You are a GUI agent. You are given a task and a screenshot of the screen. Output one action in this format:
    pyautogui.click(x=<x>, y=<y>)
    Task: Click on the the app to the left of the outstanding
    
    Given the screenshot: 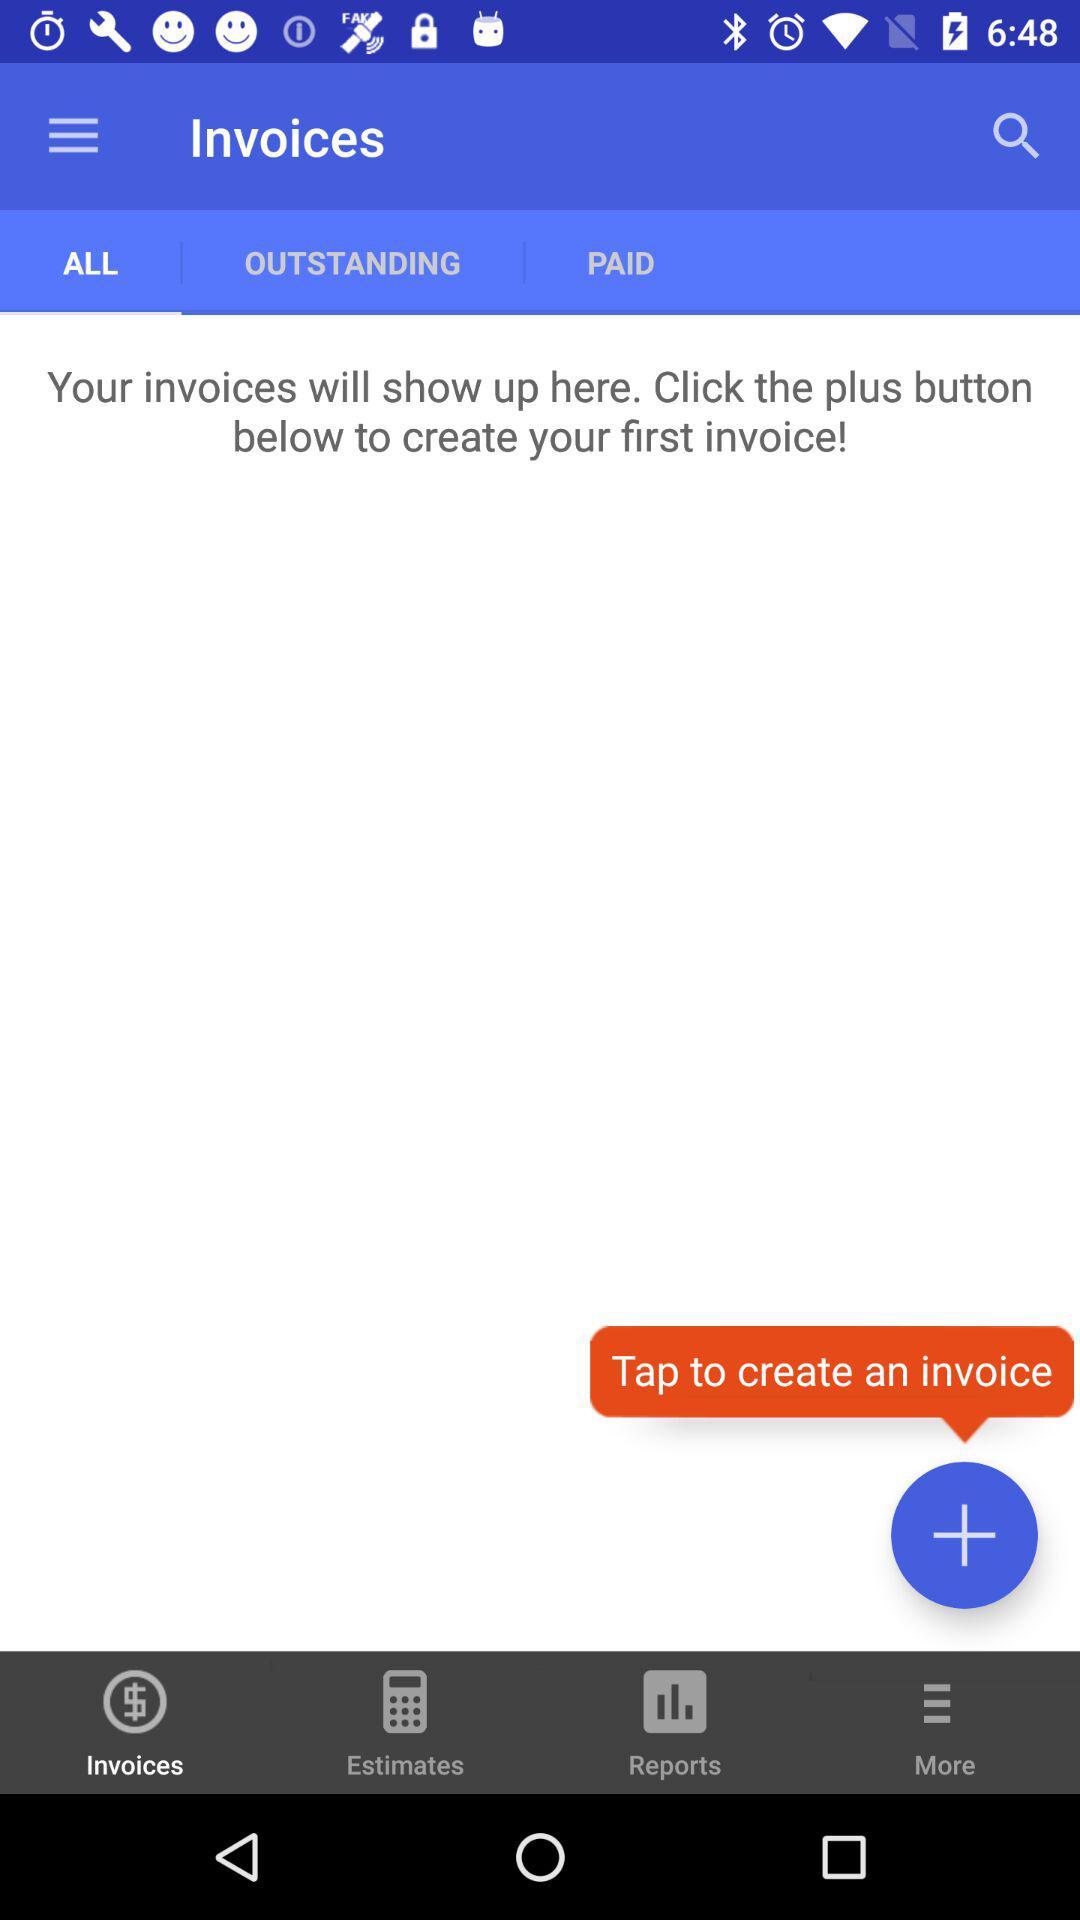 What is the action you would take?
    pyautogui.click(x=72, y=135)
    